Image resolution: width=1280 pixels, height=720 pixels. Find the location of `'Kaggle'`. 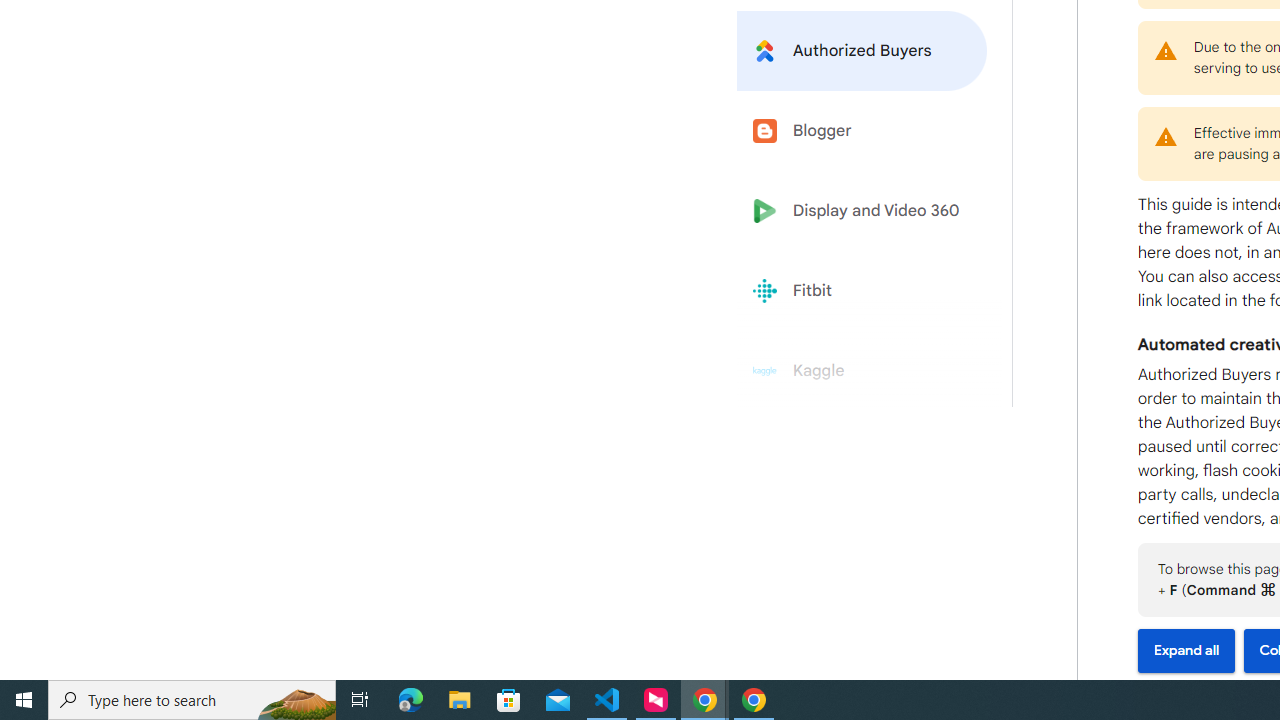

'Kaggle' is located at coordinates (862, 371).